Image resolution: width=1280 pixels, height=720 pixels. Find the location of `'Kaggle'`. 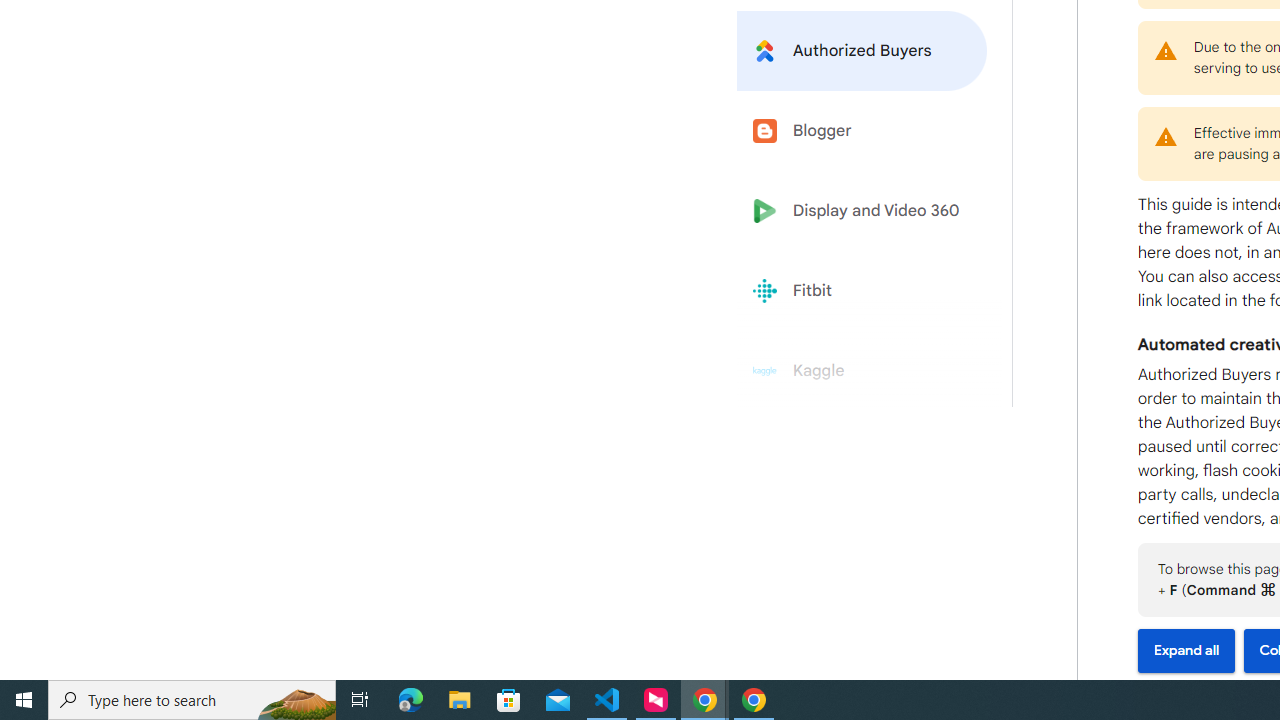

'Kaggle' is located at coordinates (862, 371).